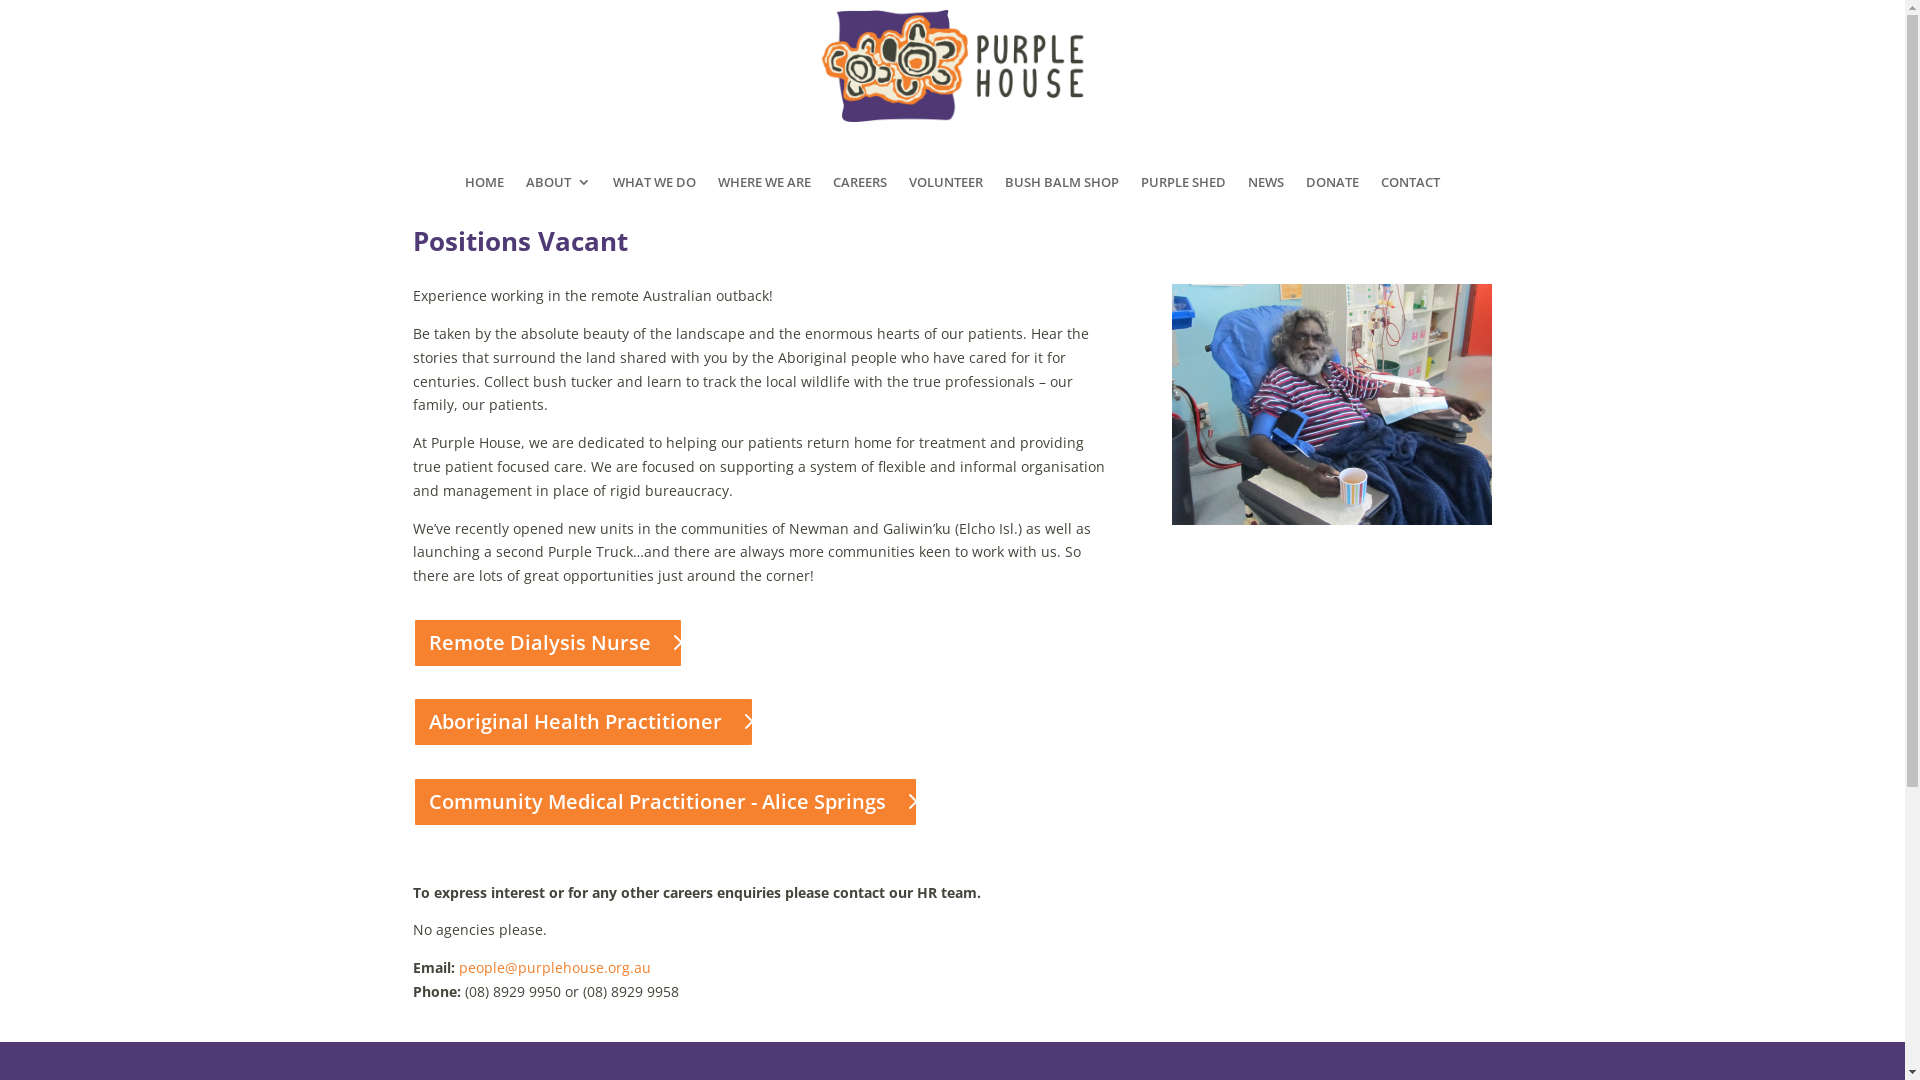 This screenshot has width=1920, height=1080. I want to click on 'Remote Dialysis Nurse', so click(547, 643).